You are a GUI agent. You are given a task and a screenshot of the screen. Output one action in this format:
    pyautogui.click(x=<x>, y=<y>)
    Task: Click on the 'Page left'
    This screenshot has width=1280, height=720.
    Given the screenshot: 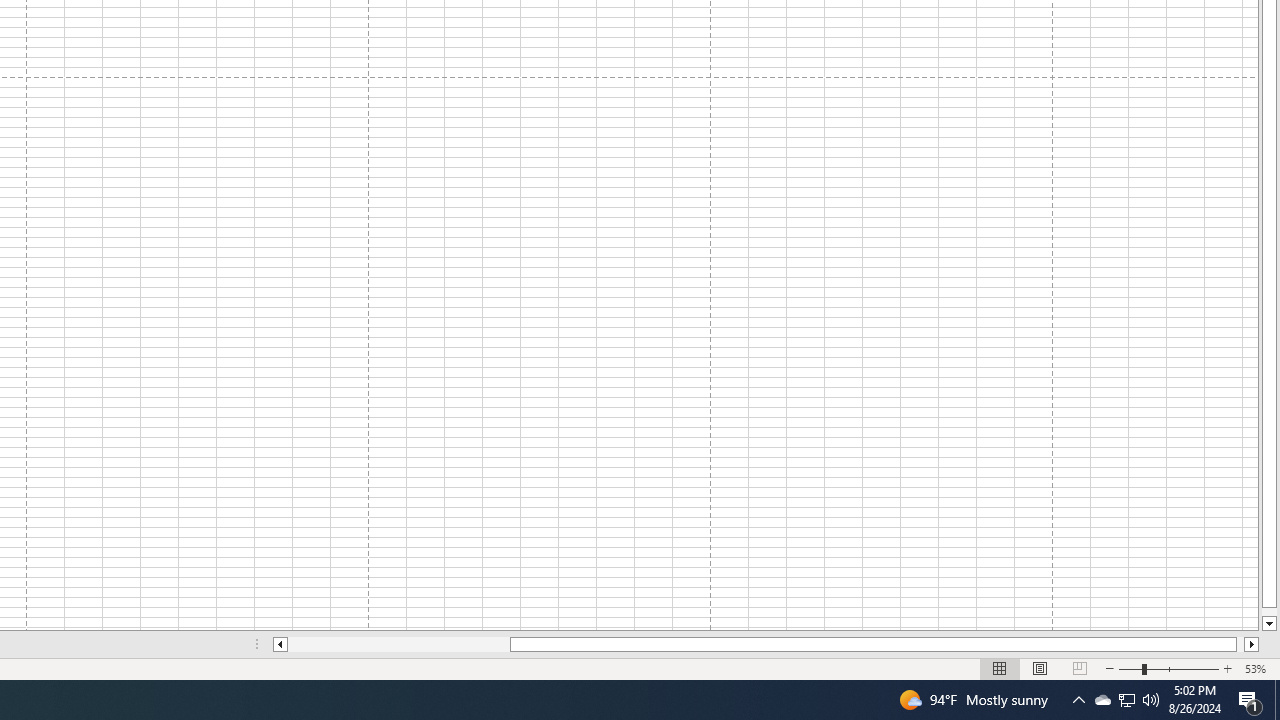 What is the action you would take?
    pyautogui.click(x=398, y=644)
    